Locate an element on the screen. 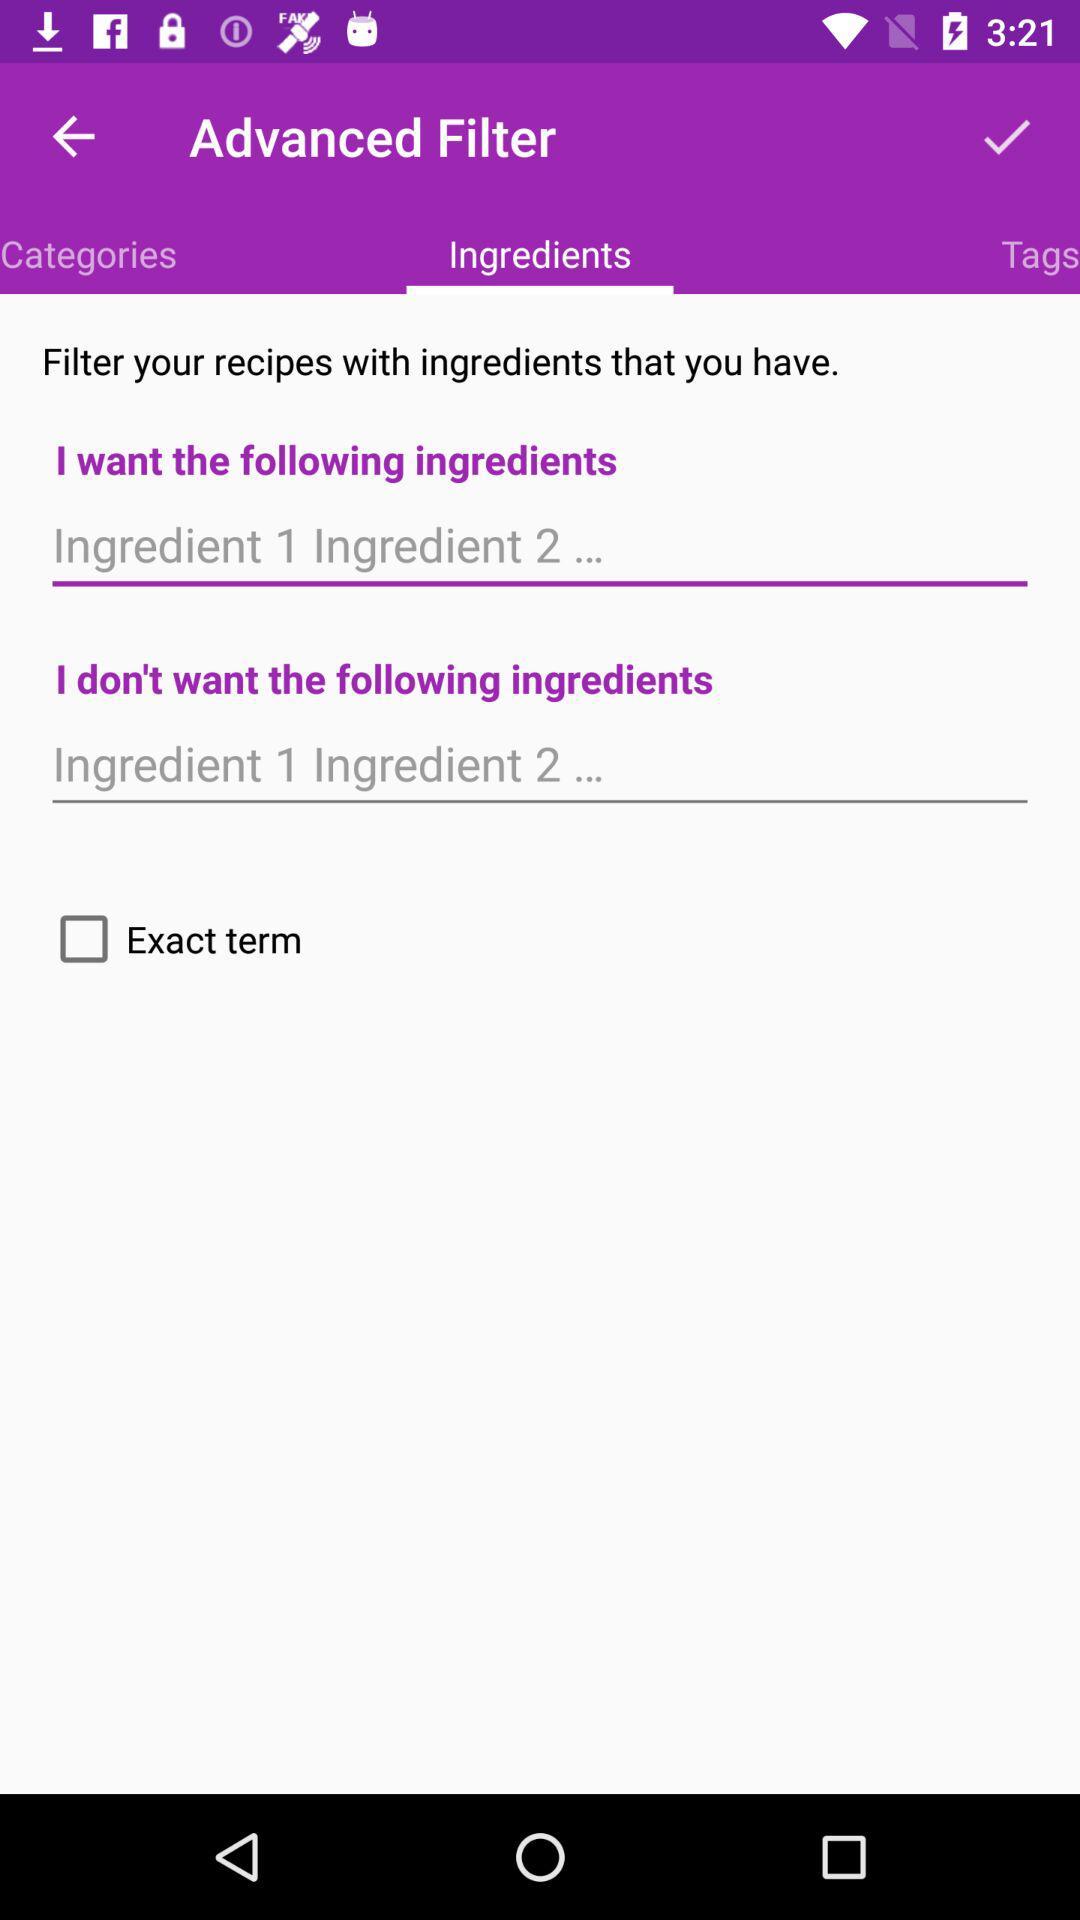  the exact term icon is located at coordinates (171, 938).